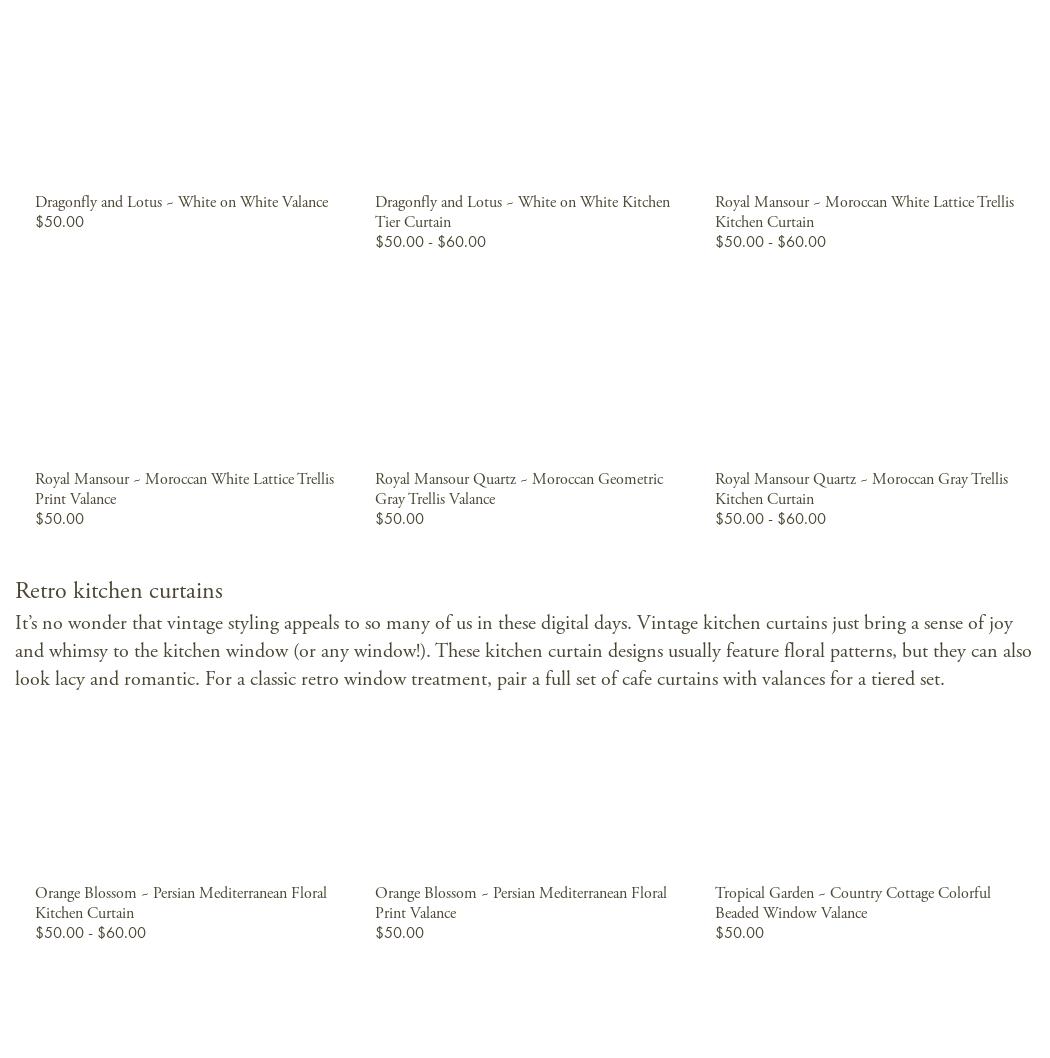 This screenshot has width=1050, height=1058. Describe the element at coordinates (180, 201) in the screenshot. I see `'Dragonfly and Lotus ~ White on White Valance'` at that location.